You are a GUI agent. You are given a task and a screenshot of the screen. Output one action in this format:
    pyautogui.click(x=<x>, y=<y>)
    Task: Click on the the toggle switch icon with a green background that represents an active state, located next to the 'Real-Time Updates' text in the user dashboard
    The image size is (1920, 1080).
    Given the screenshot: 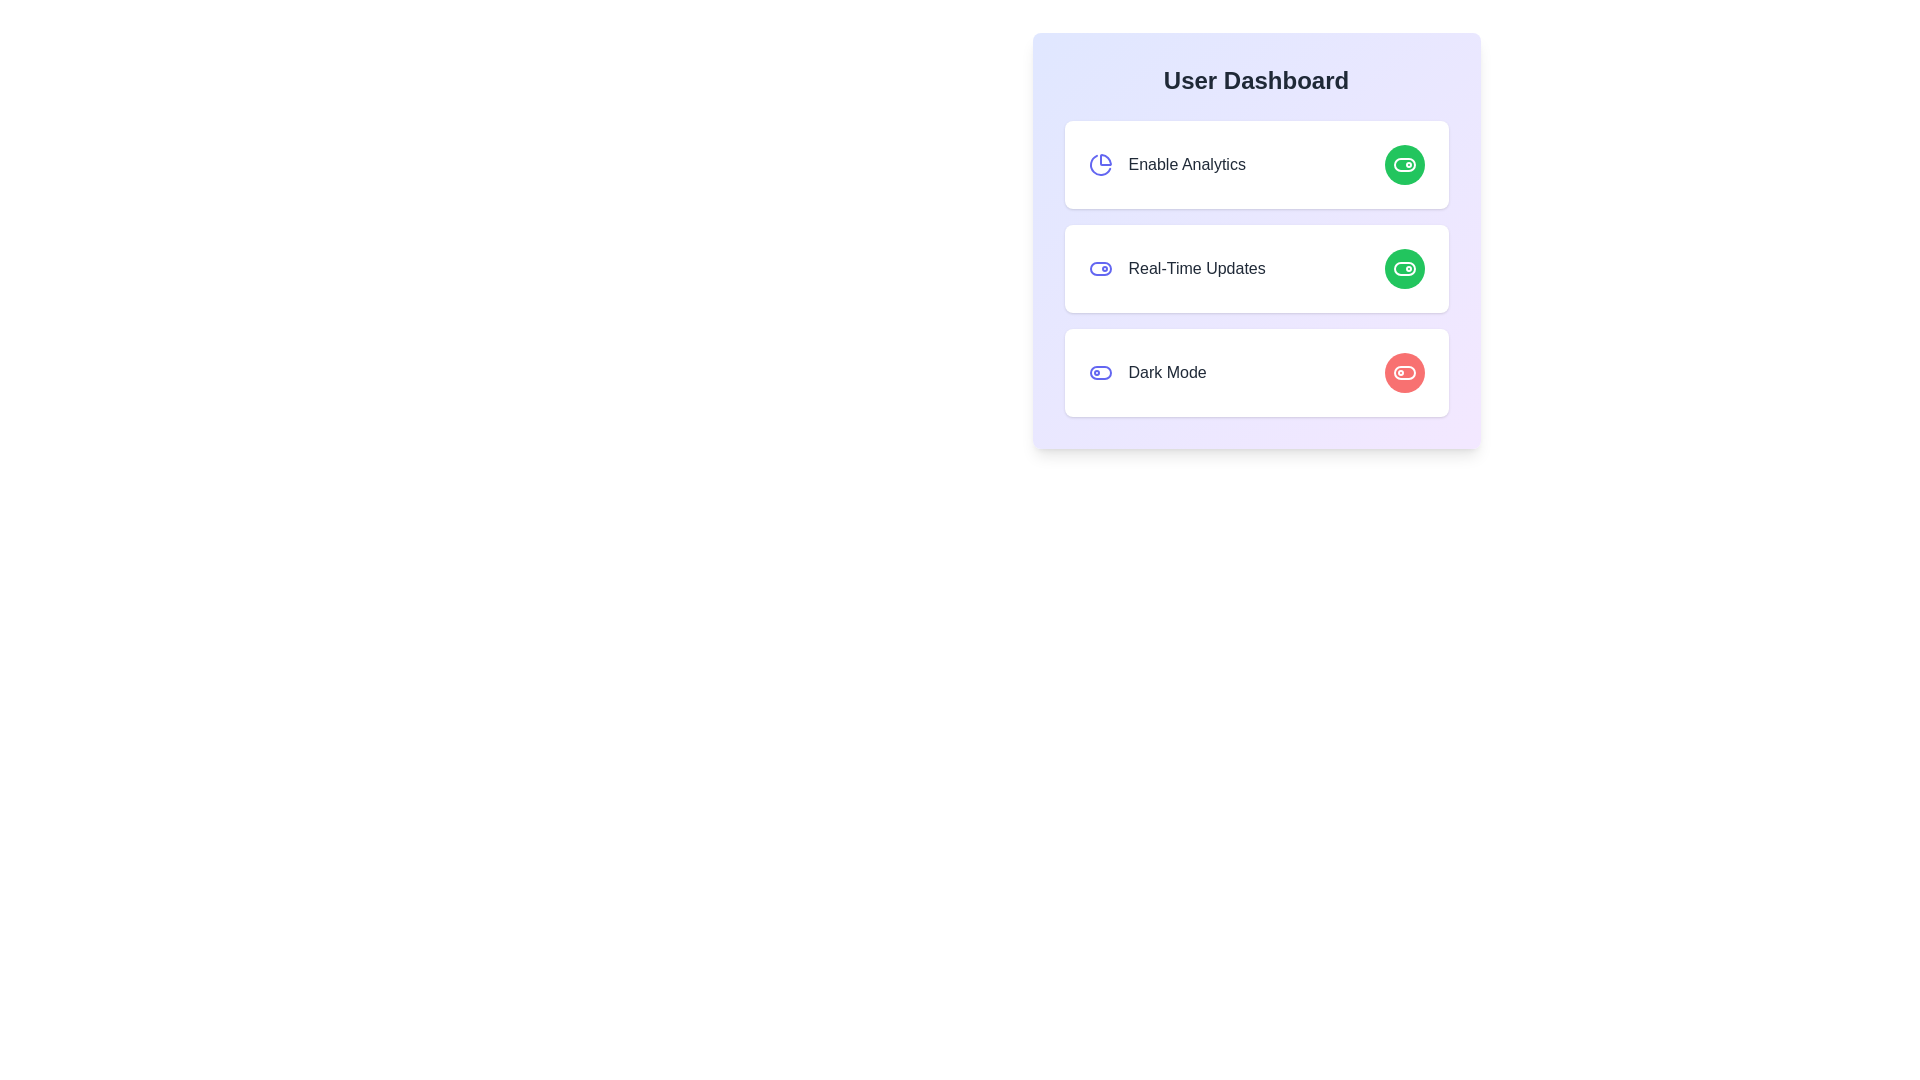 What is the action you would take?
    pyautogui.click(x=1403, y=268)
    